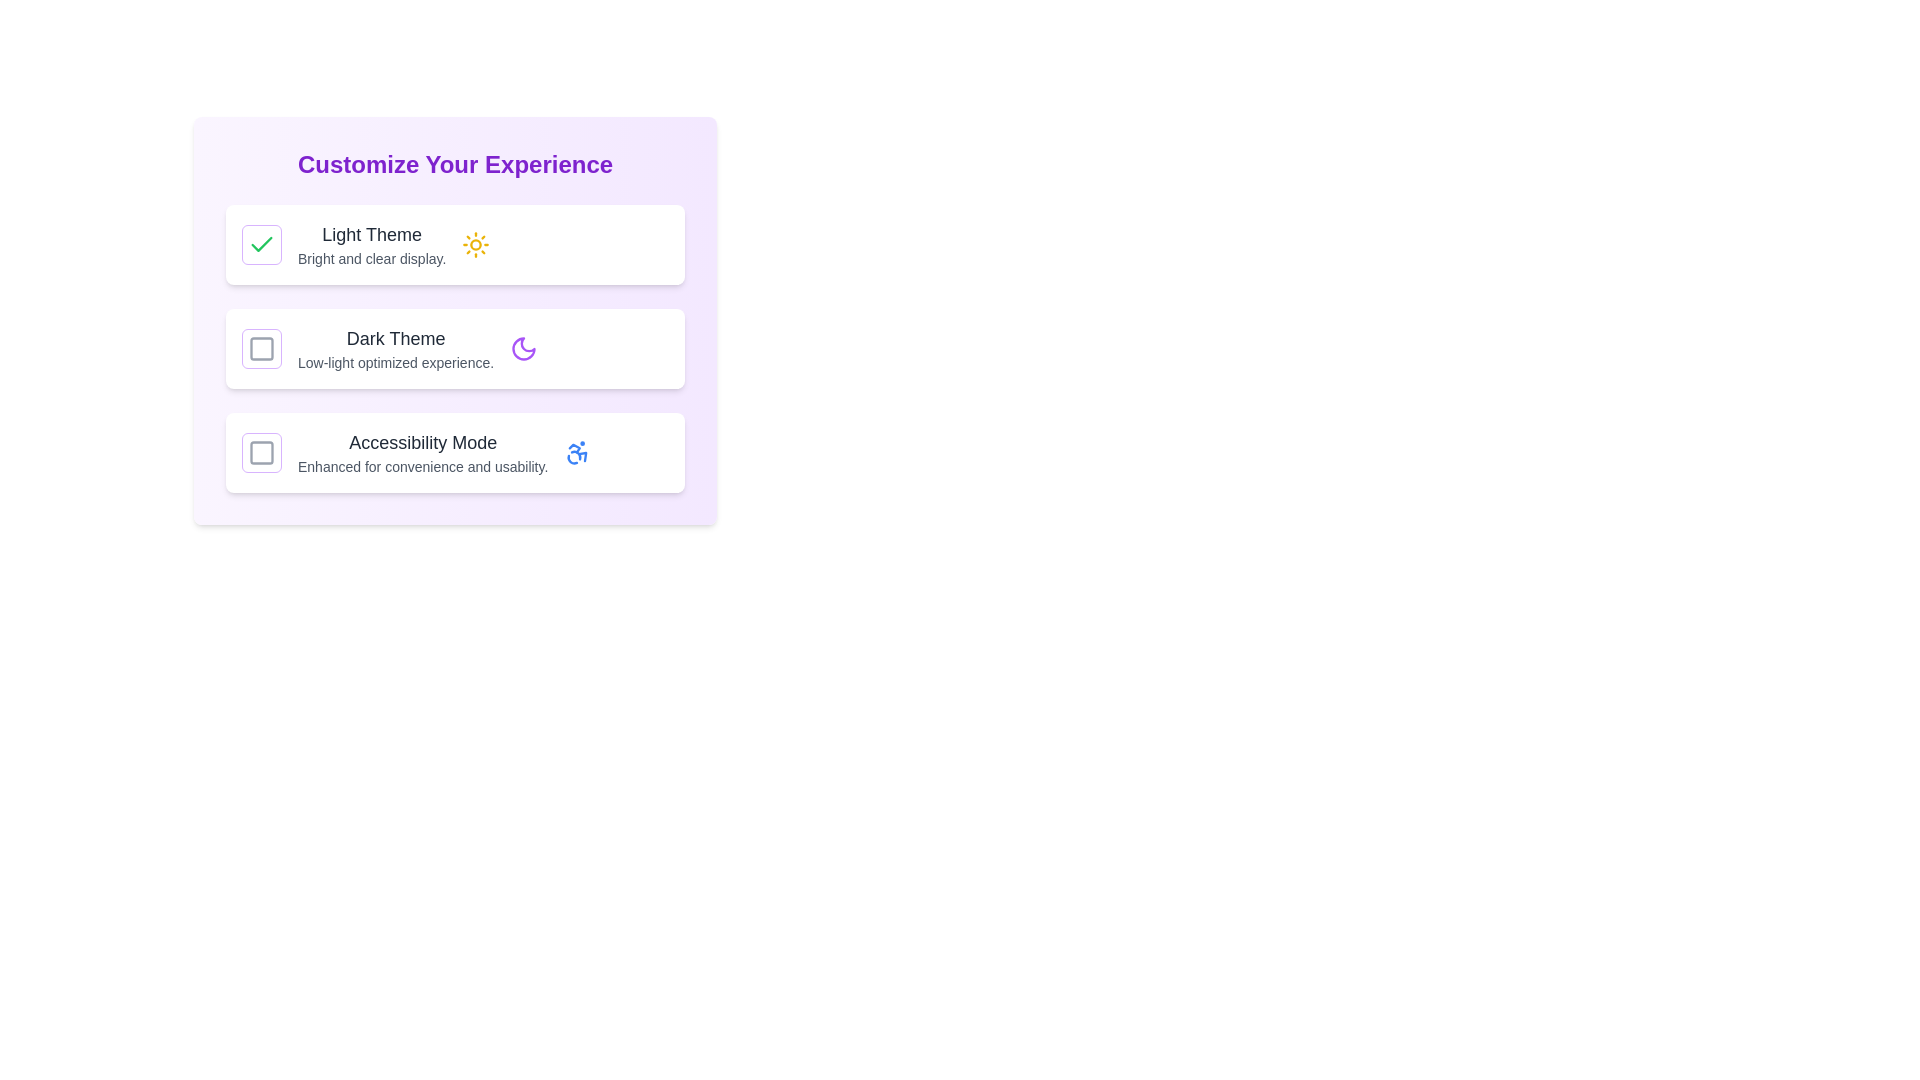 This screenshot has height=1080, width=1920. What do you see at coordinates (475, 244) in the screenshot?
I see `the SVG circle that represents the sun icon for the 'Light Theme' option located in the 'Customize Your Experience' section` at bounding box center [475, 244].